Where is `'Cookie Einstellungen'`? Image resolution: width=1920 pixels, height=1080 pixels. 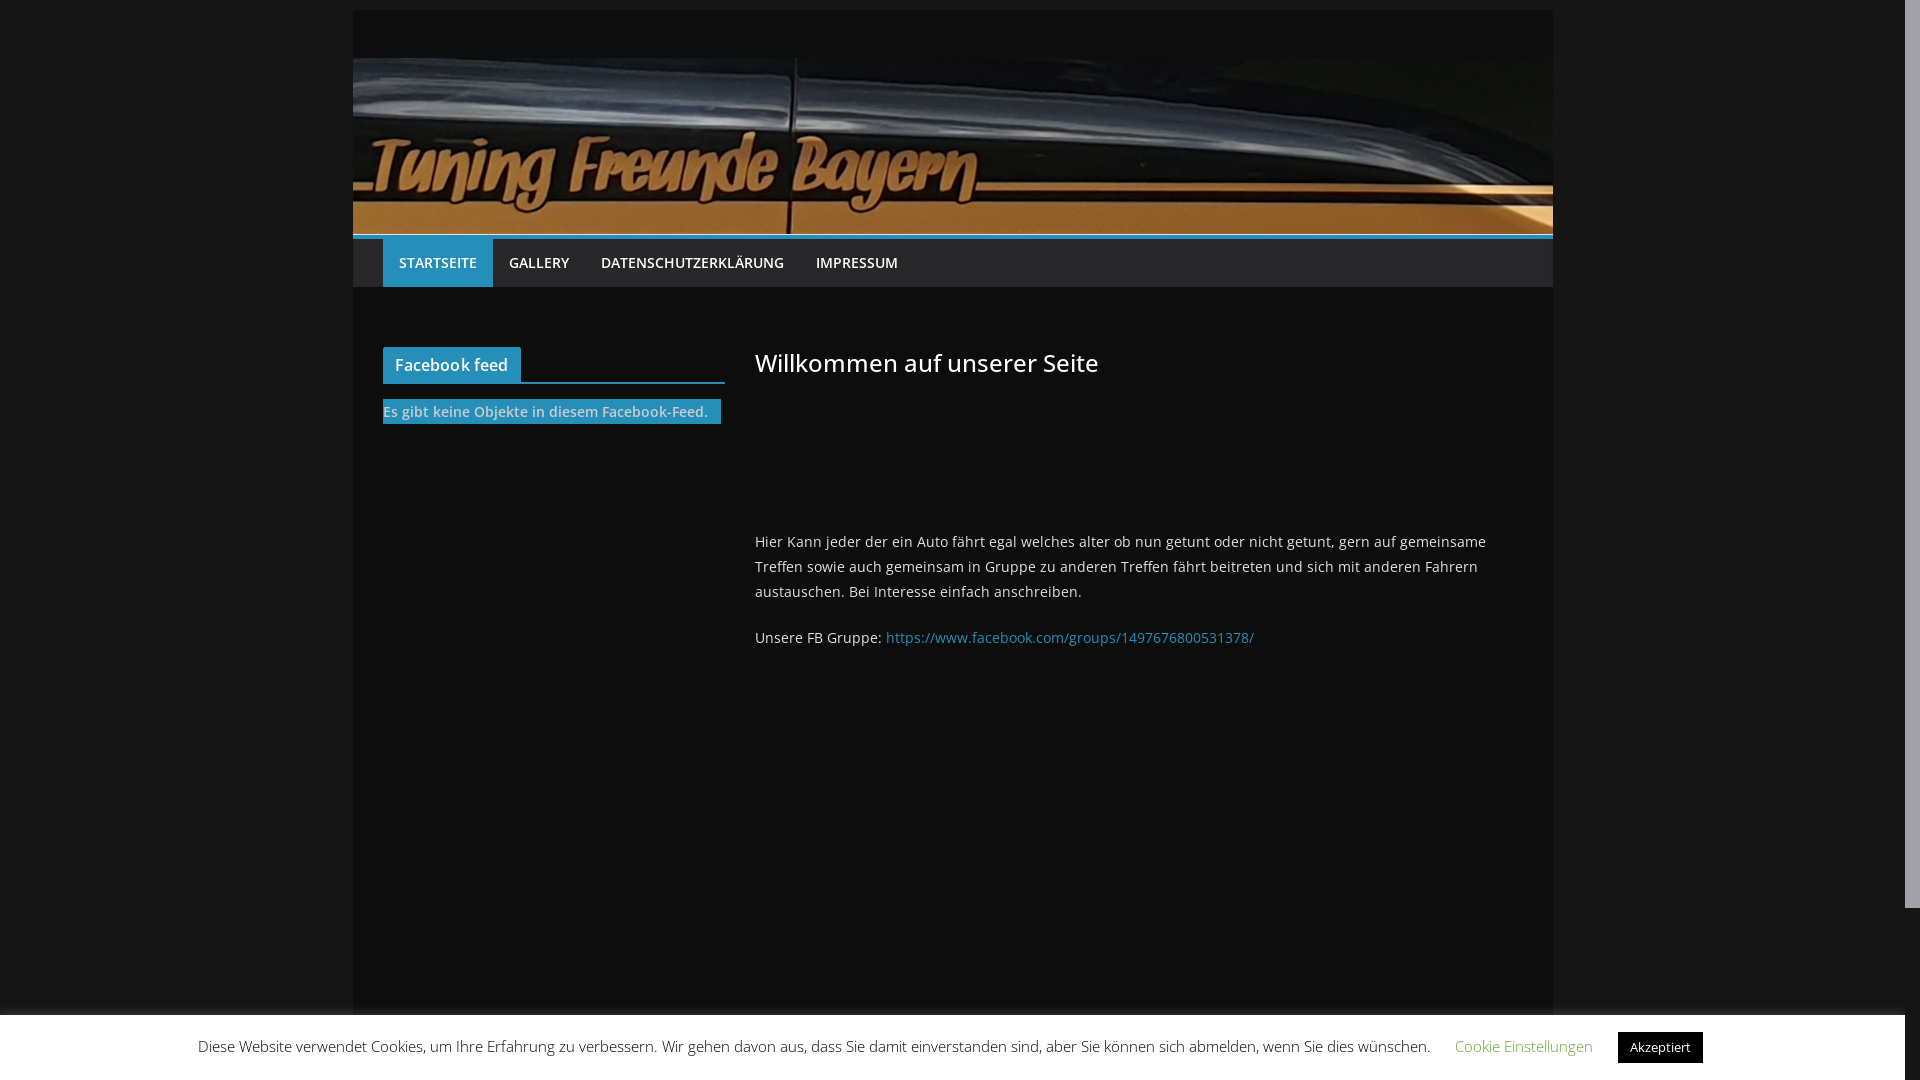 'Cookie Einstellungen' is located at coordinates (1521, 1044).